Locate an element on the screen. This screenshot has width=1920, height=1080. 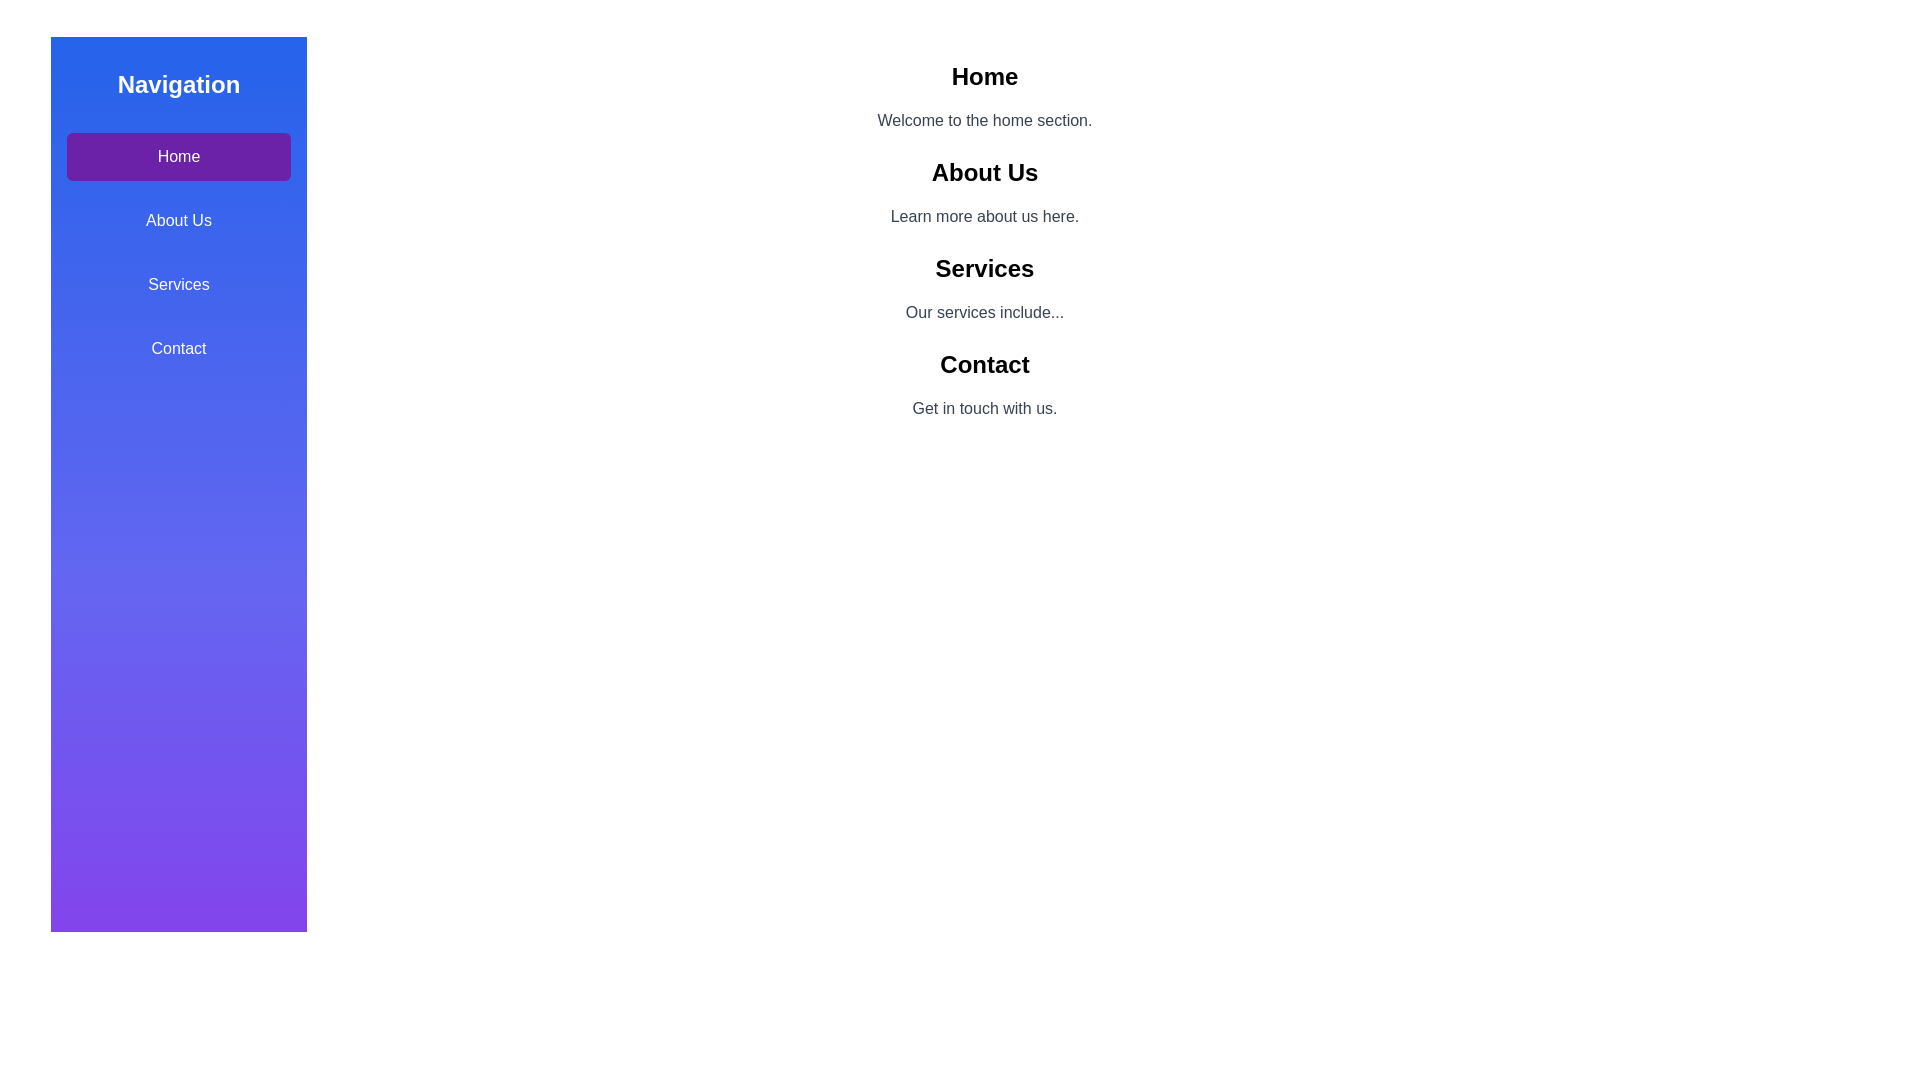
the static text element that serves as a descriptive subtitle for the 'Services' section, positioned directly below the 'Services' header is located at coordinates (984, 312).